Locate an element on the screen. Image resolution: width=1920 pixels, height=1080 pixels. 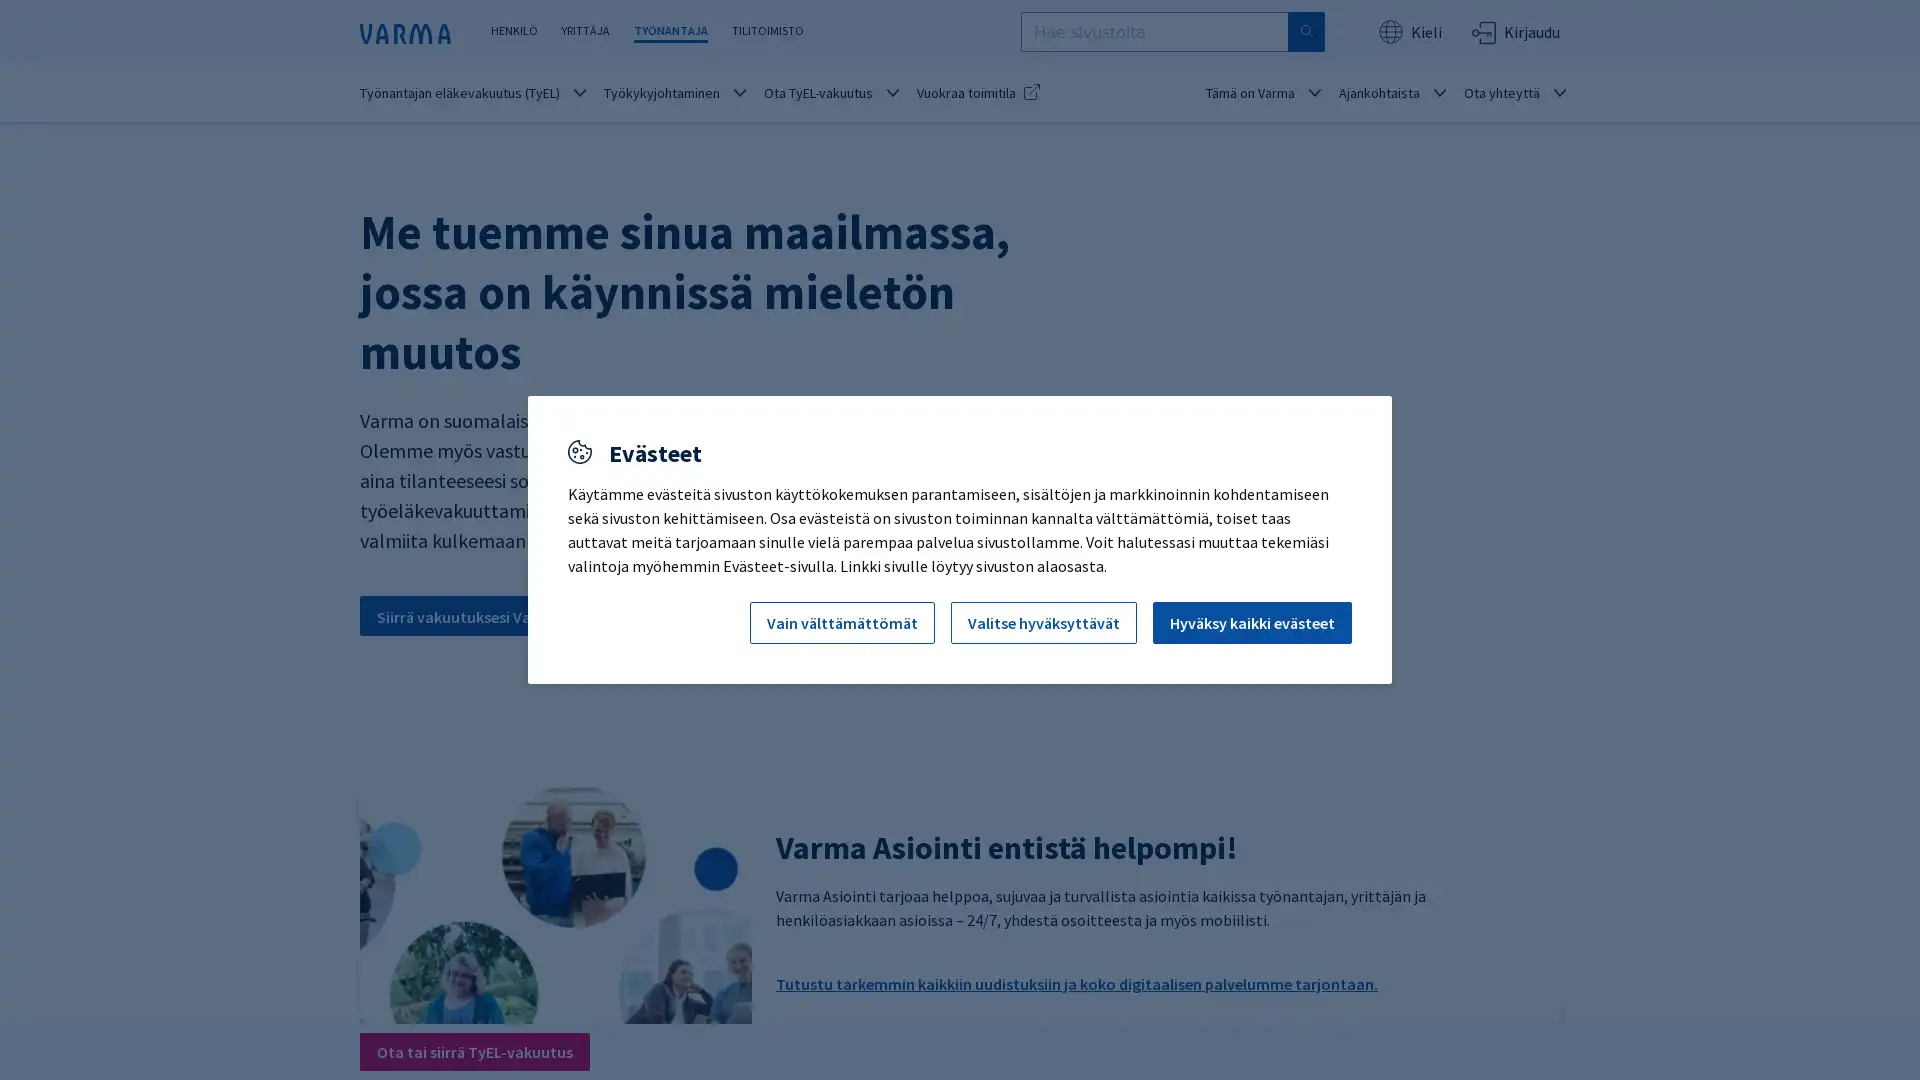
Valitse hyvaksyttavat is located at coordinates (1042, 622).